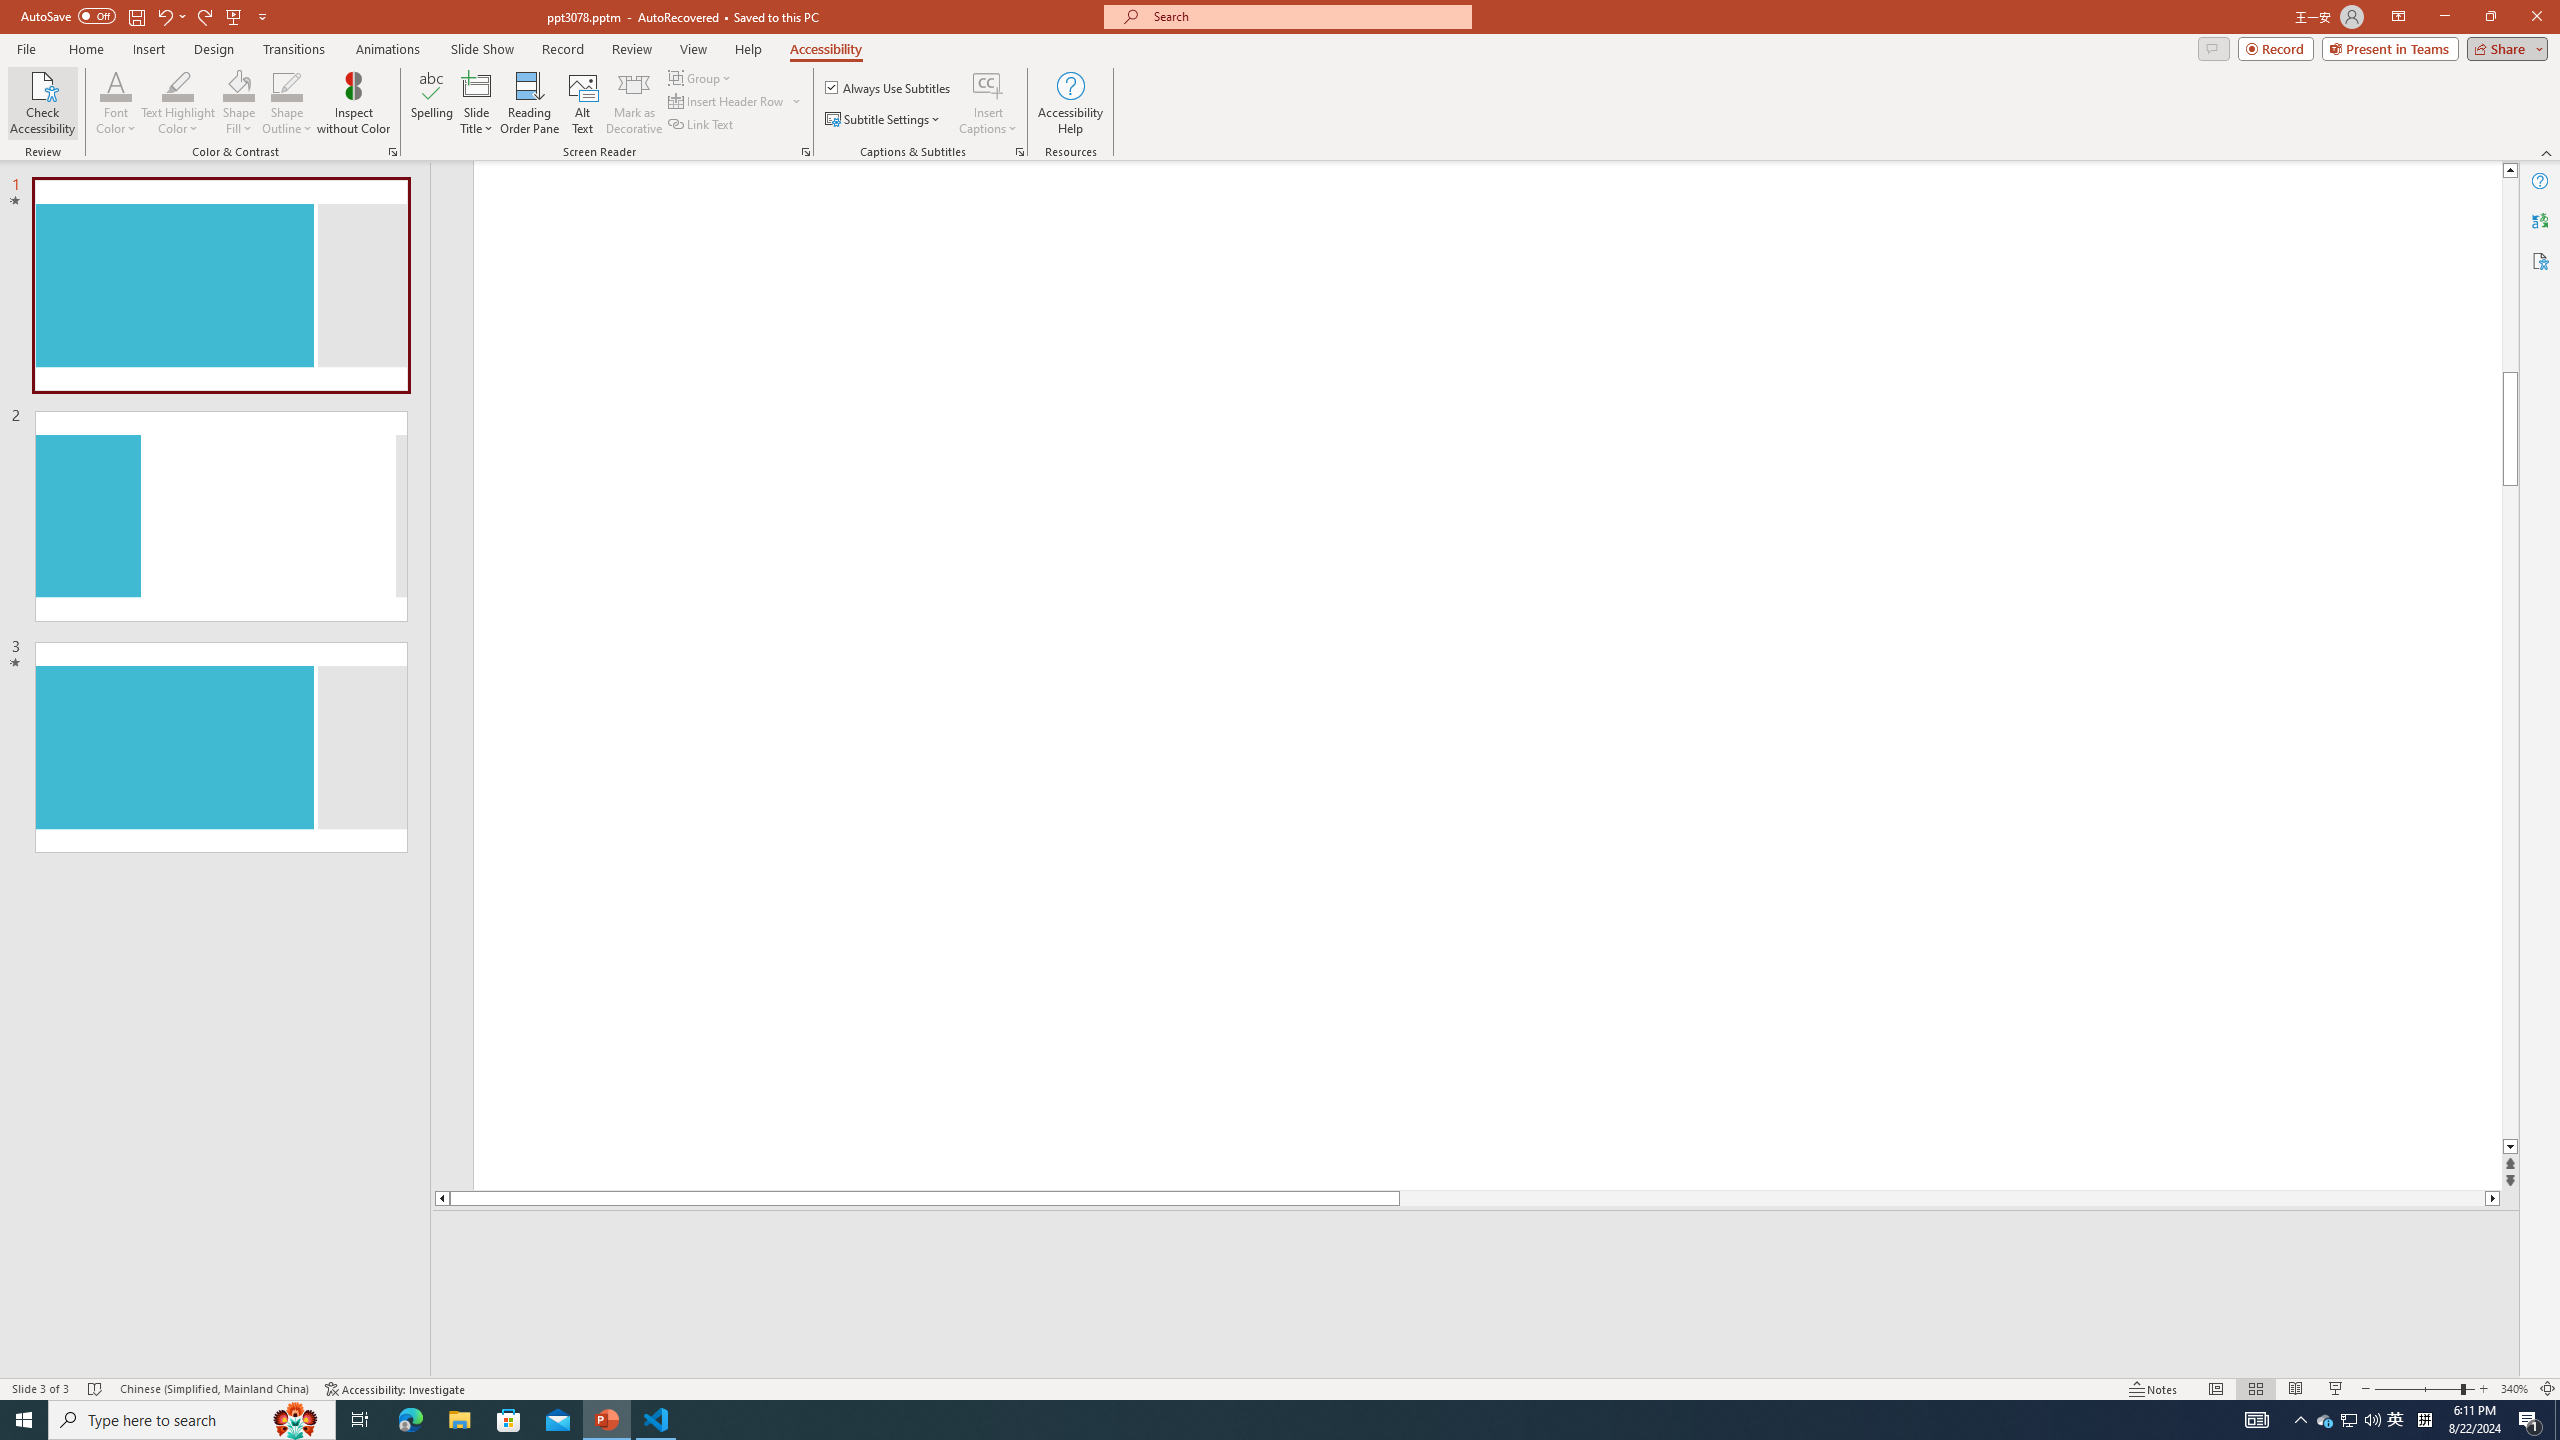 The height and width of the screenshot is (1440, 2560). What do you see at coordinates (806, 150) in the screenshot?
I see `'Screen Reader'` at bounding box center [806, 150].